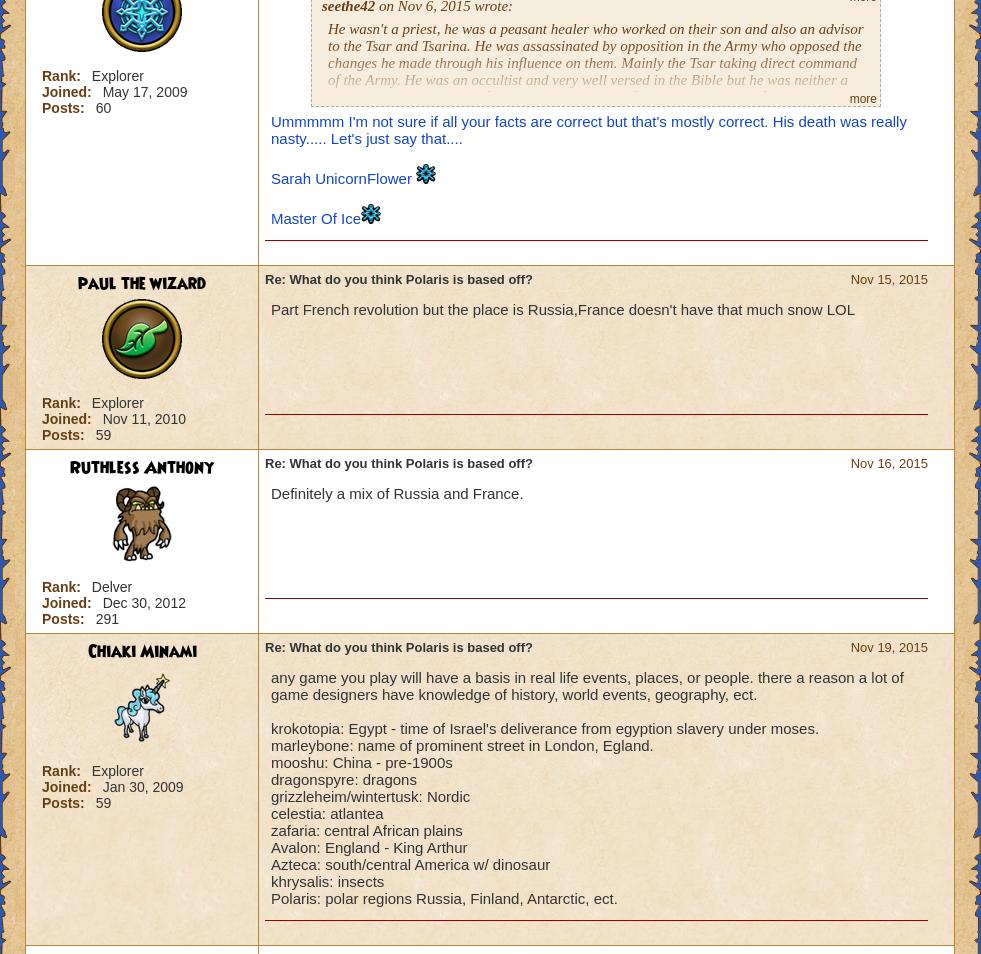  What do you see at coordinates (269, 217) in the screenshot?
I see `'Master Of Ice'` at bounding box center [269, 217].